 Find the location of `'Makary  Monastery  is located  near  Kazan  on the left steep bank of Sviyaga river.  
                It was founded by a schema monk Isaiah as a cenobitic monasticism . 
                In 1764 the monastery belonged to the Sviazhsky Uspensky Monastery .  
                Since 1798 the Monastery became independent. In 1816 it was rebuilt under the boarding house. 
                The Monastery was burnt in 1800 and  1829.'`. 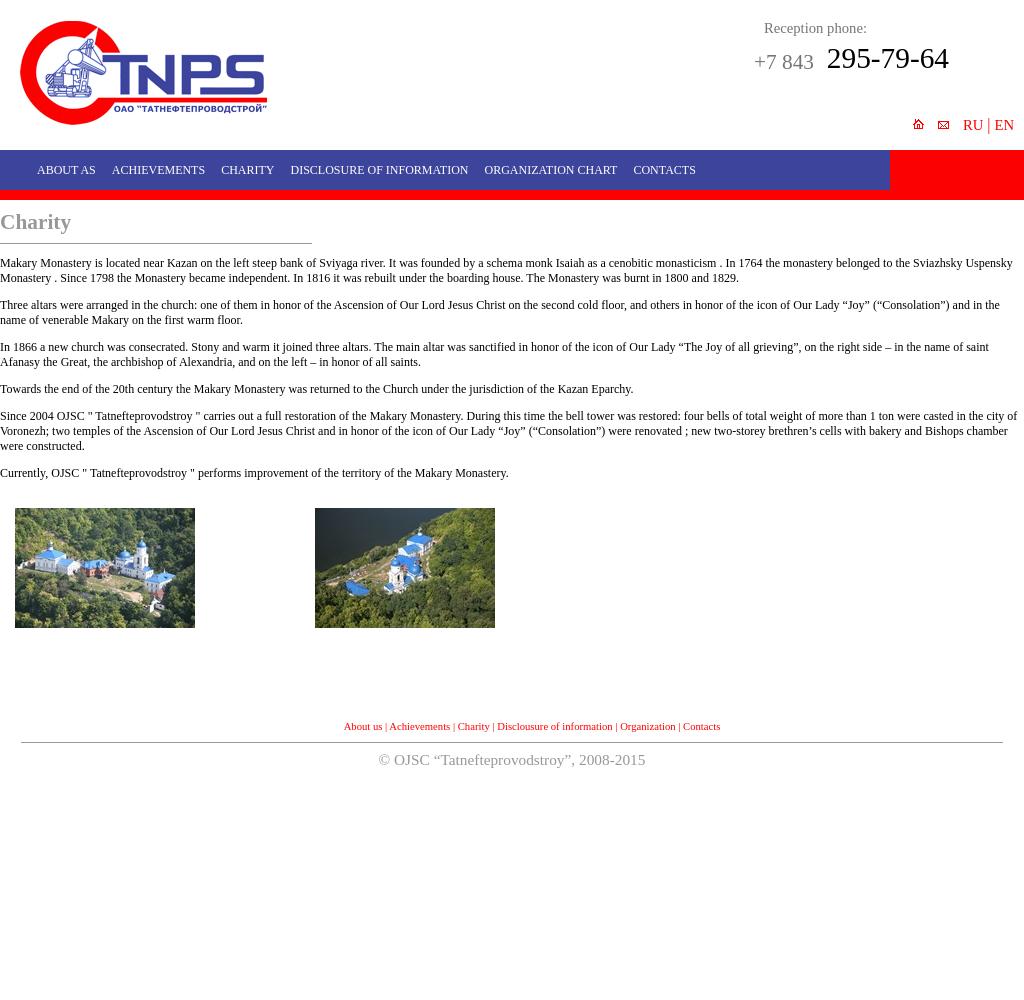

'Makary  Monastery  is located  near  Kazan  on the left steep bank of Sviyaga river.  
                It was founded by a schema monk Isaiah as a cenobitic monasticism . 
                In 1764 the monastery belonged to the Sviazhsky Uspensky Monastery .  
                Since 1798 the Monastery became independent. In 1816 it was rebuilt under the boarding house. 
                The Monastery was burnt in 1800 and  1829.' is located at coordinates (504, 270).